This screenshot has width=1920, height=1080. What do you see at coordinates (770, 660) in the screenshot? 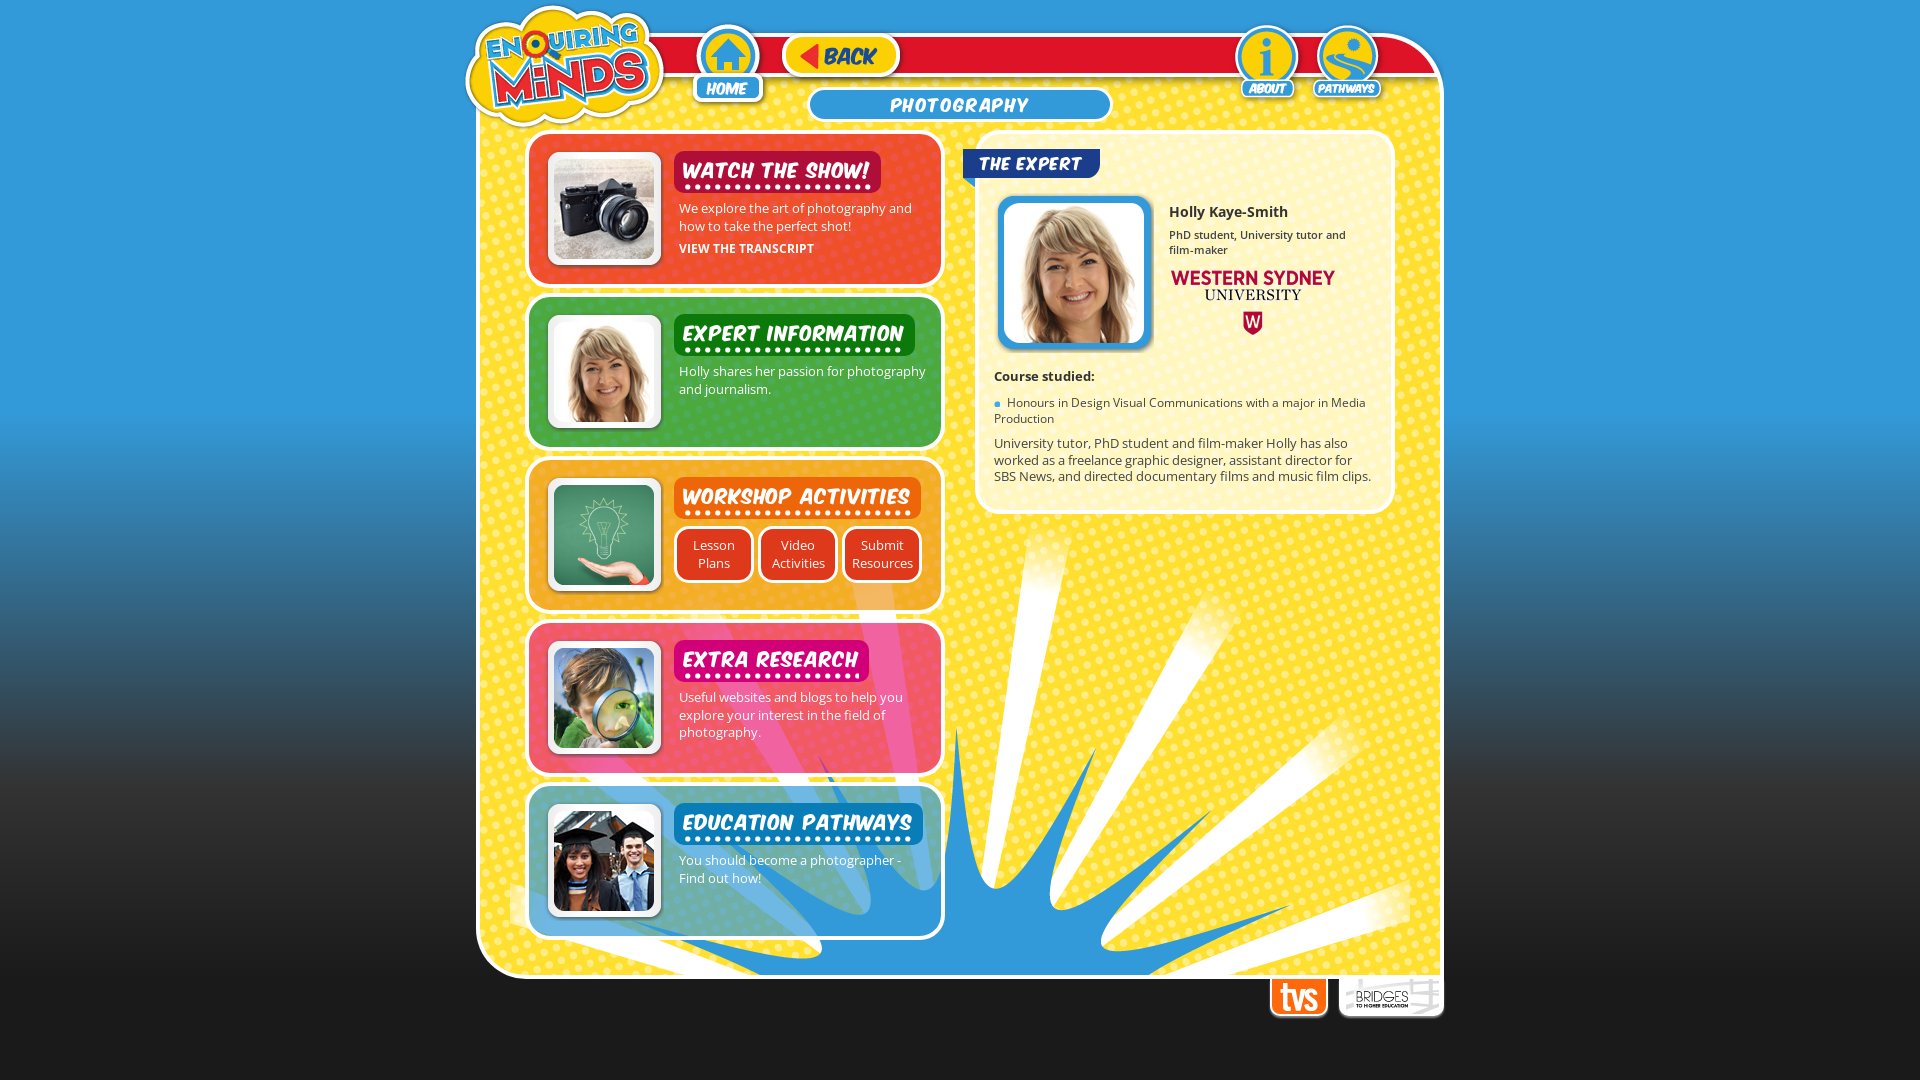
I see `'EXTRA RESEARCH'` at bounding box center [770, 660].